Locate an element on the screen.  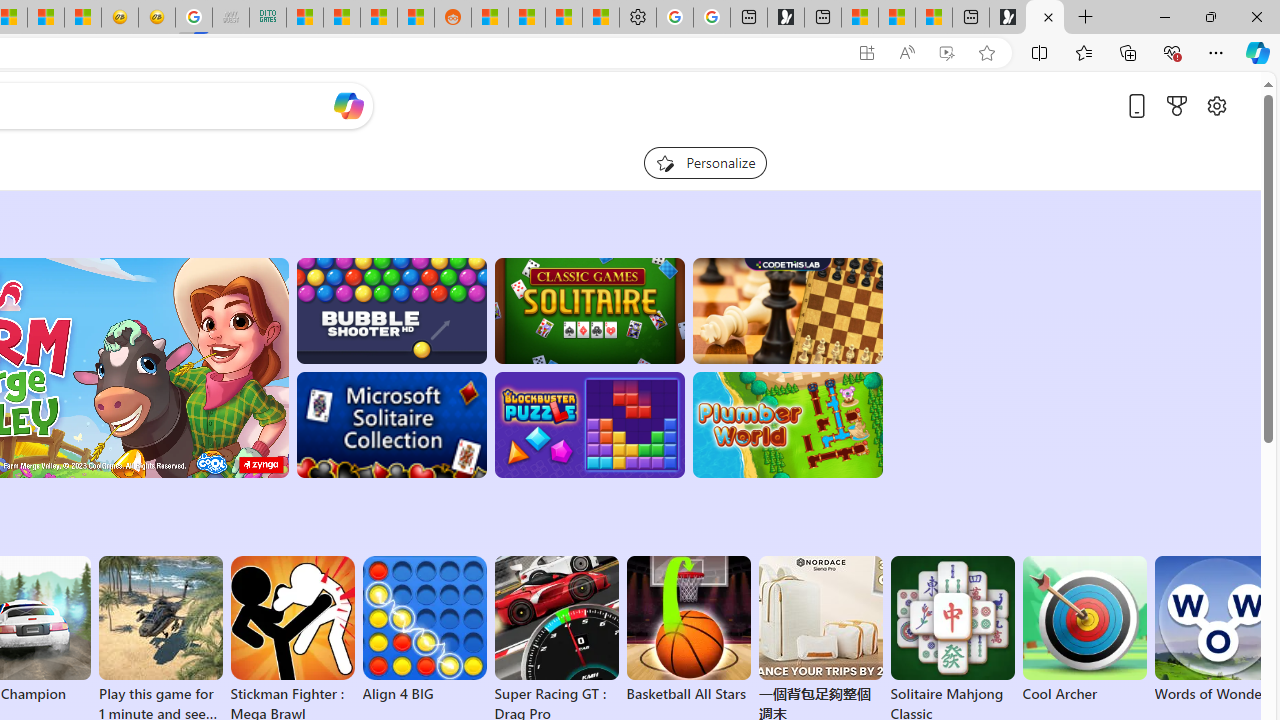
'Enhance video' is located at coordinates (945, 52).